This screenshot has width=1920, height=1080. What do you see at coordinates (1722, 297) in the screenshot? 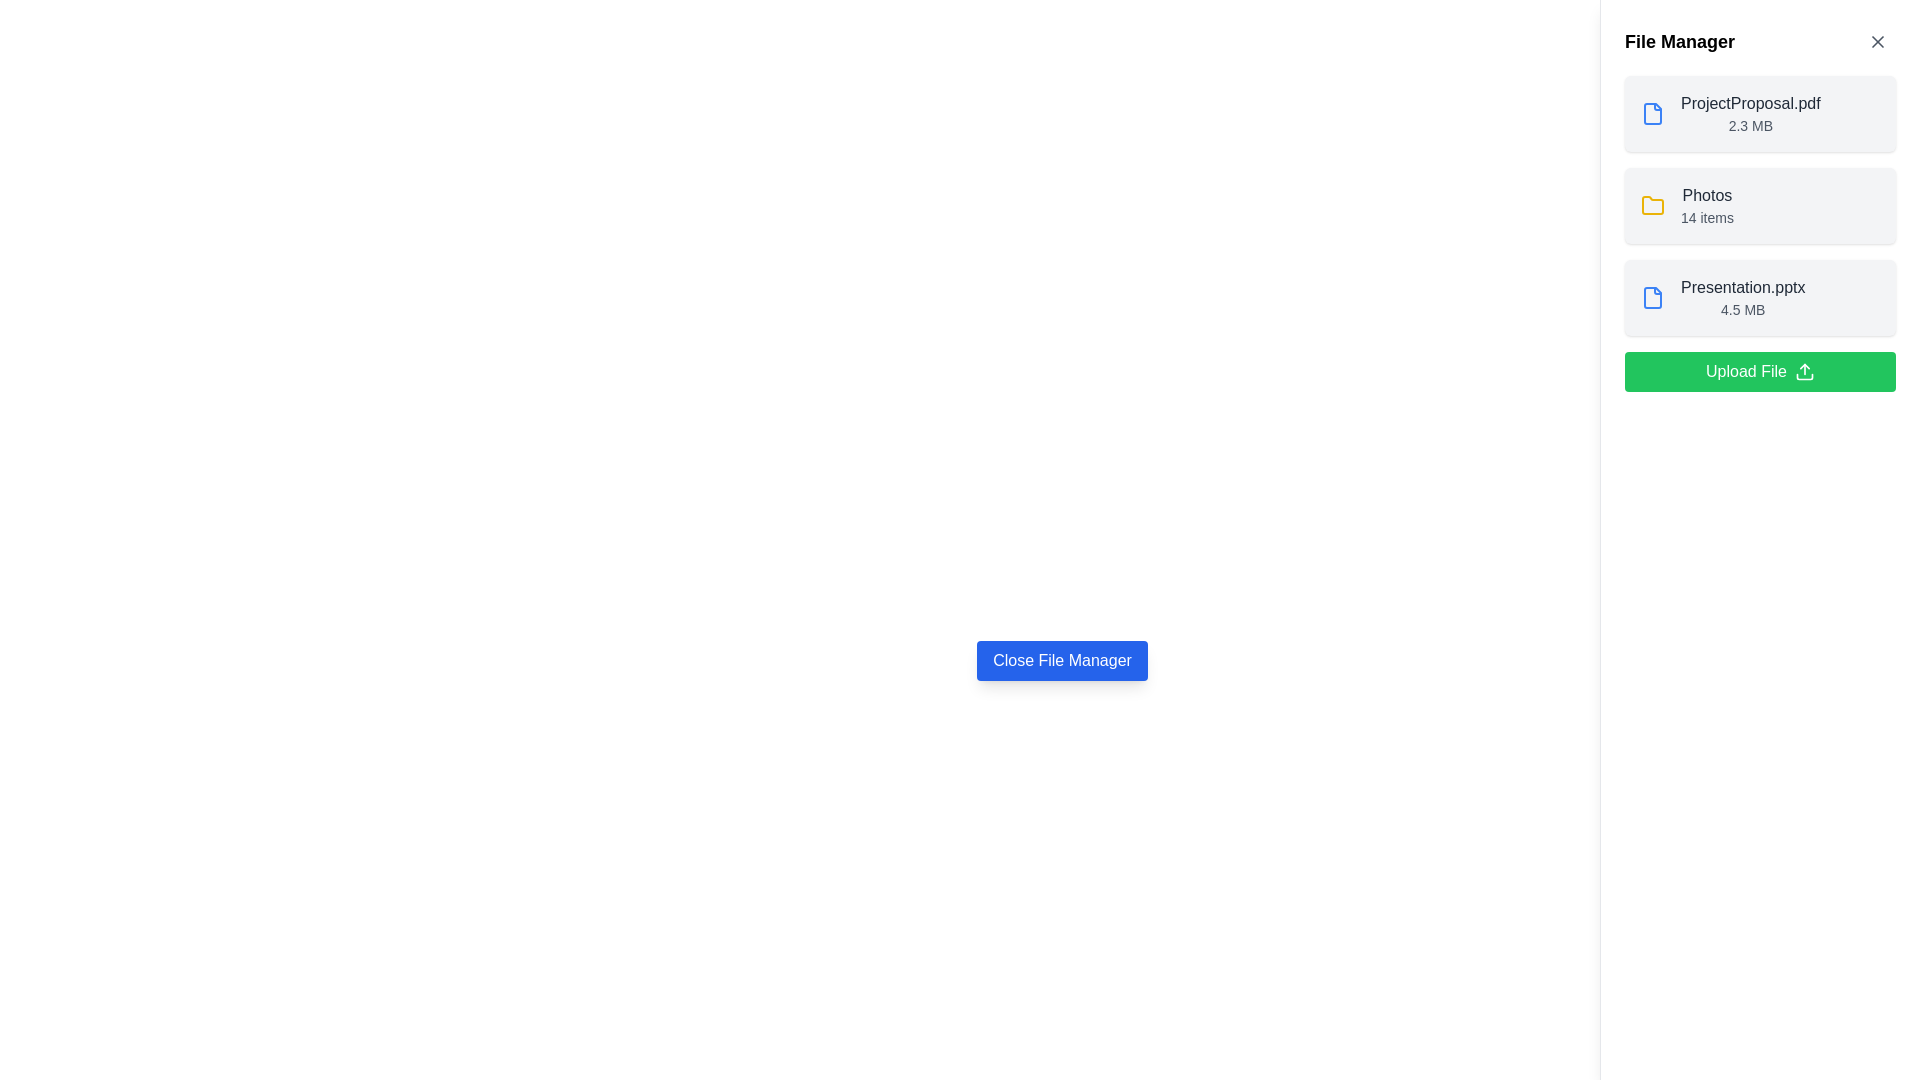
I see `the 'Presentation.pptx' file item entry` at bounding box center [1722, 297].